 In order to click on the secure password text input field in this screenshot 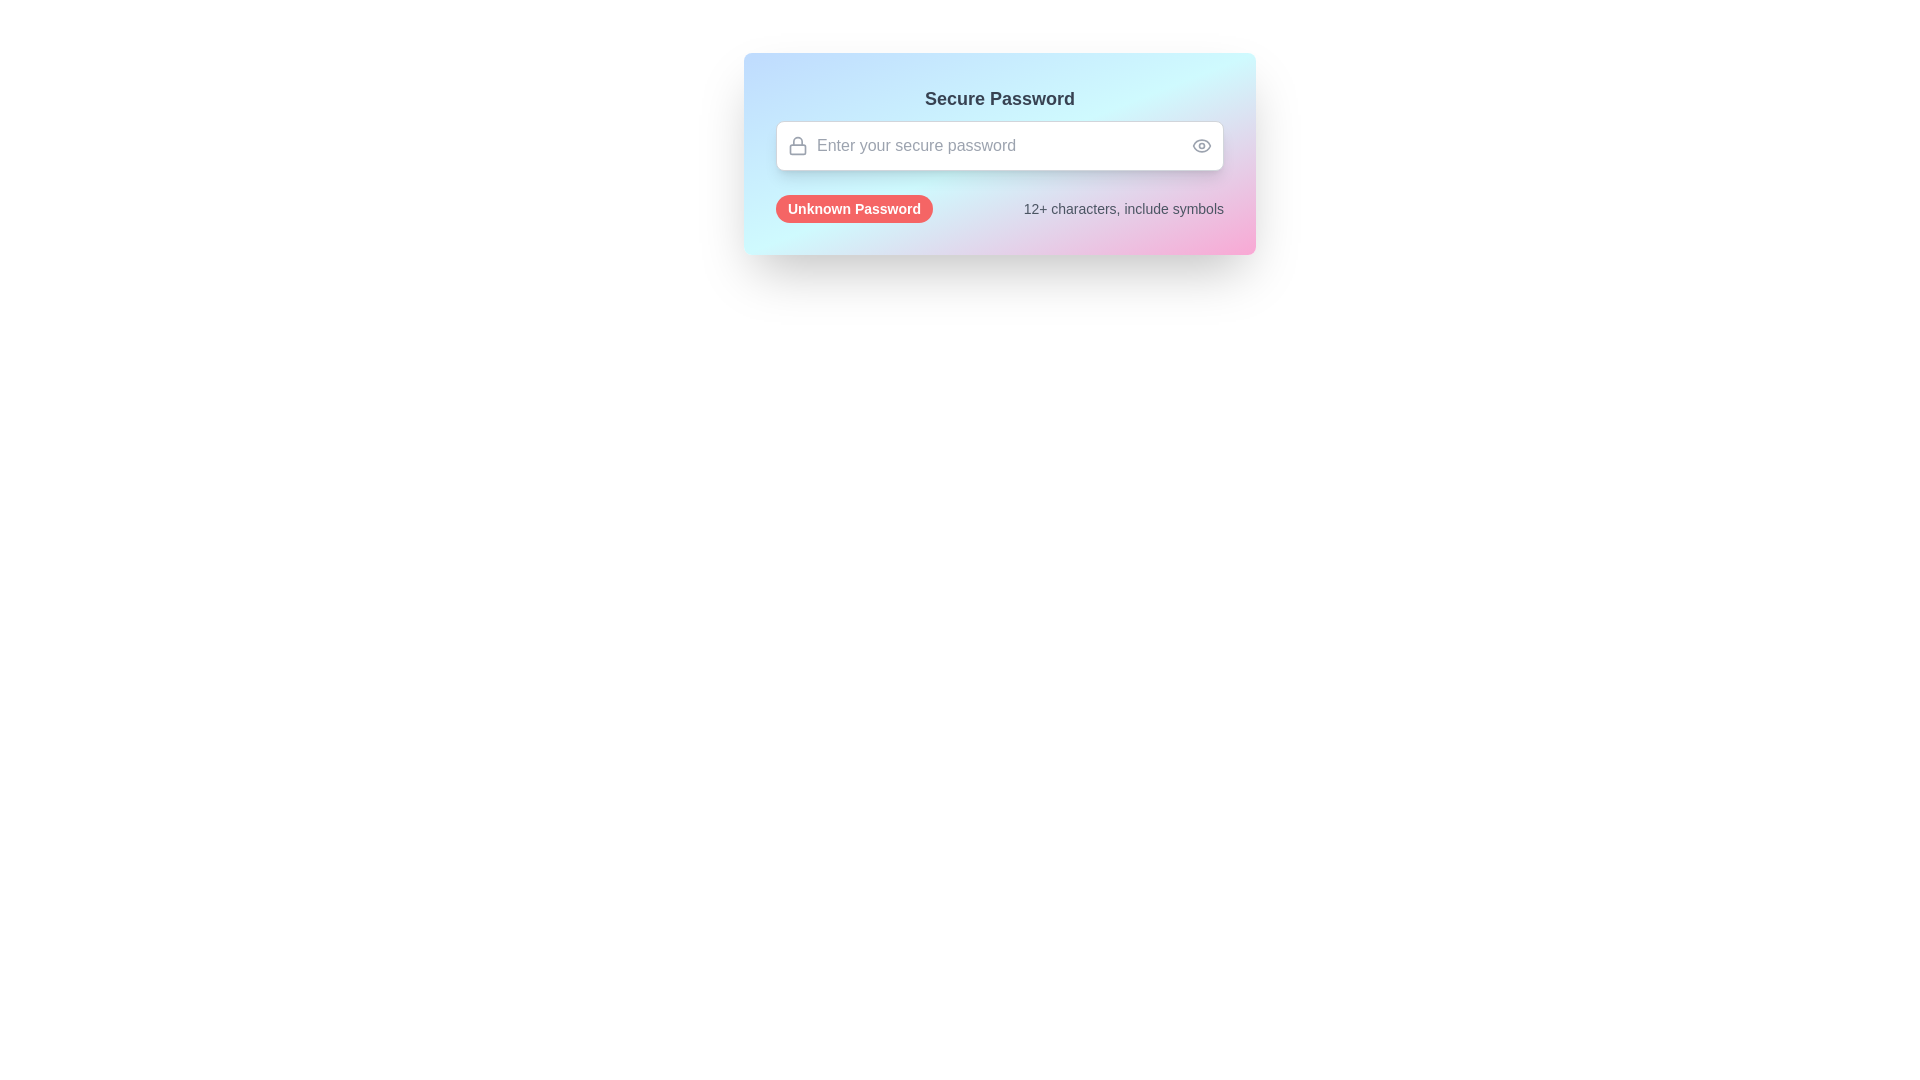, I will do `click(999, 145)`.